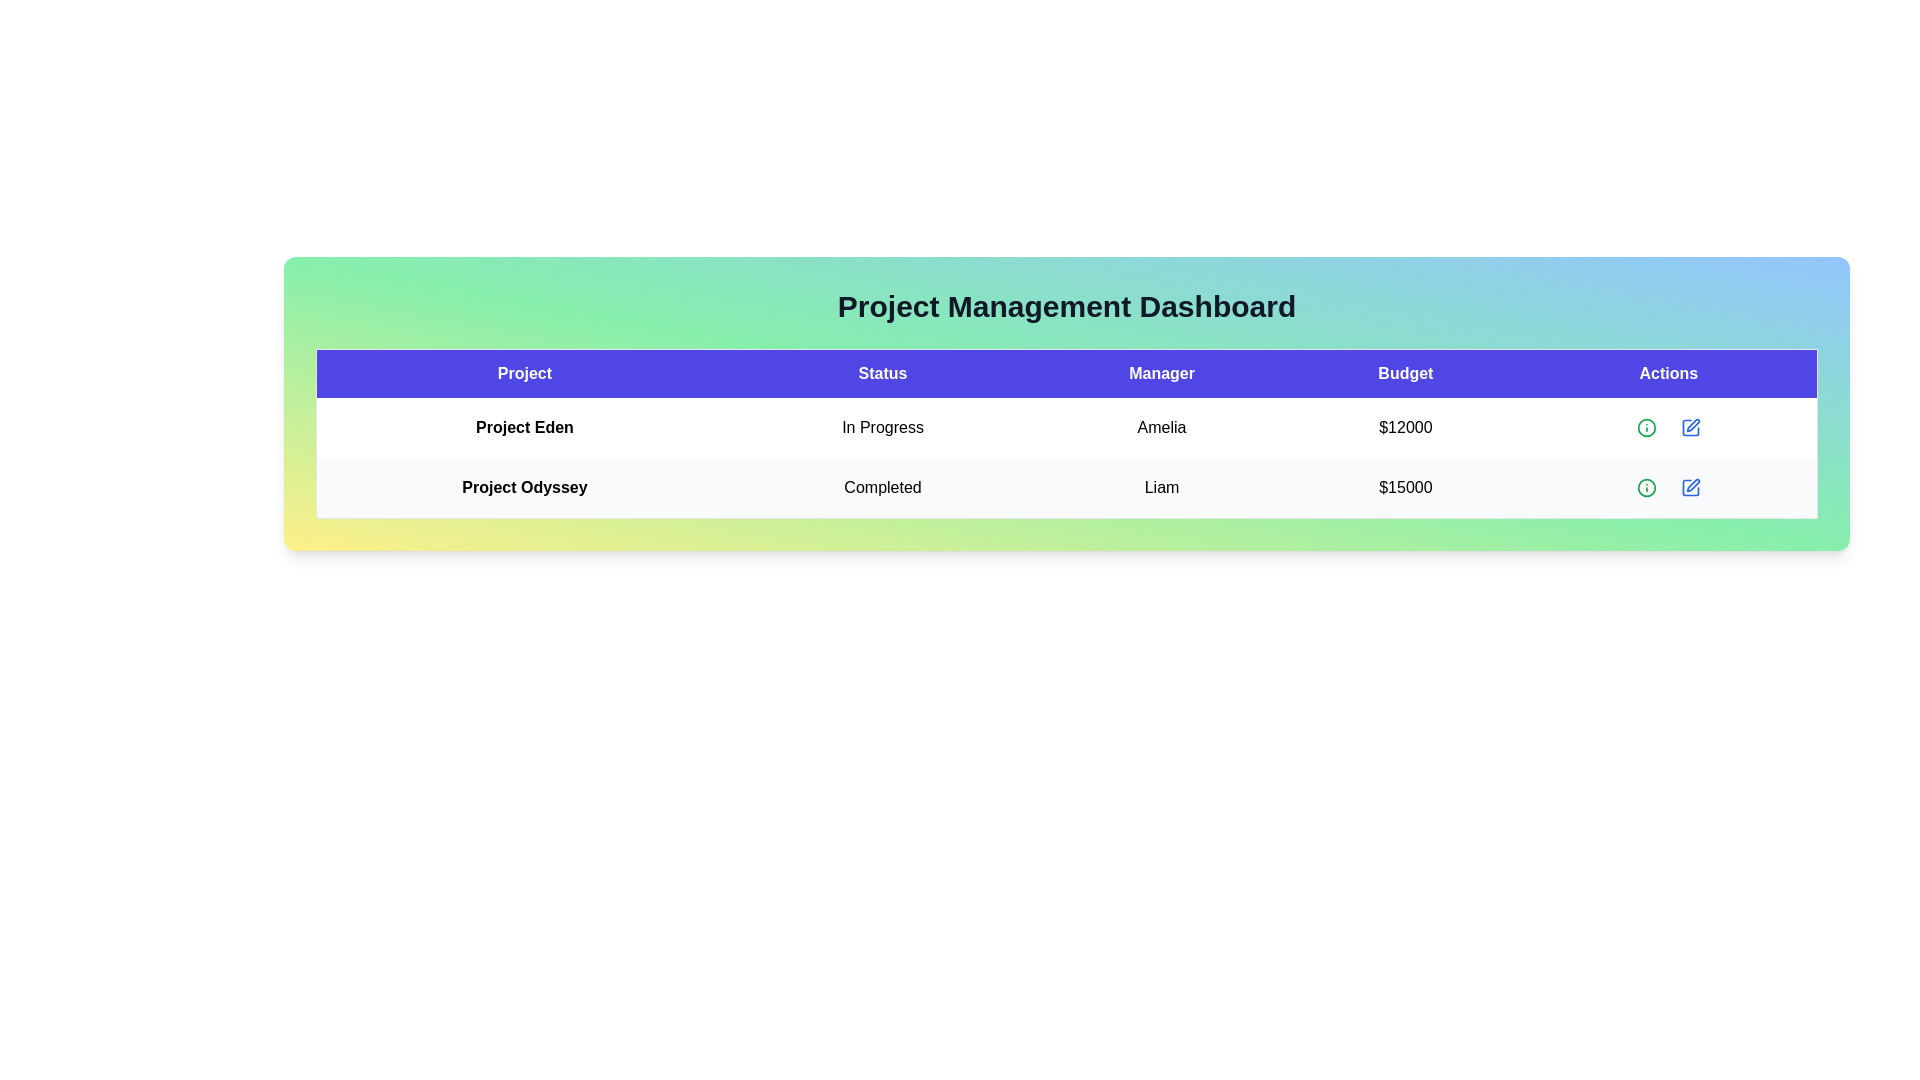  Describe the element at coordinates (882, 427) in the screenshot. I see `the textual label in the second row of the table under the 'Status' column, which indicates the current status of the associated project` at that location.